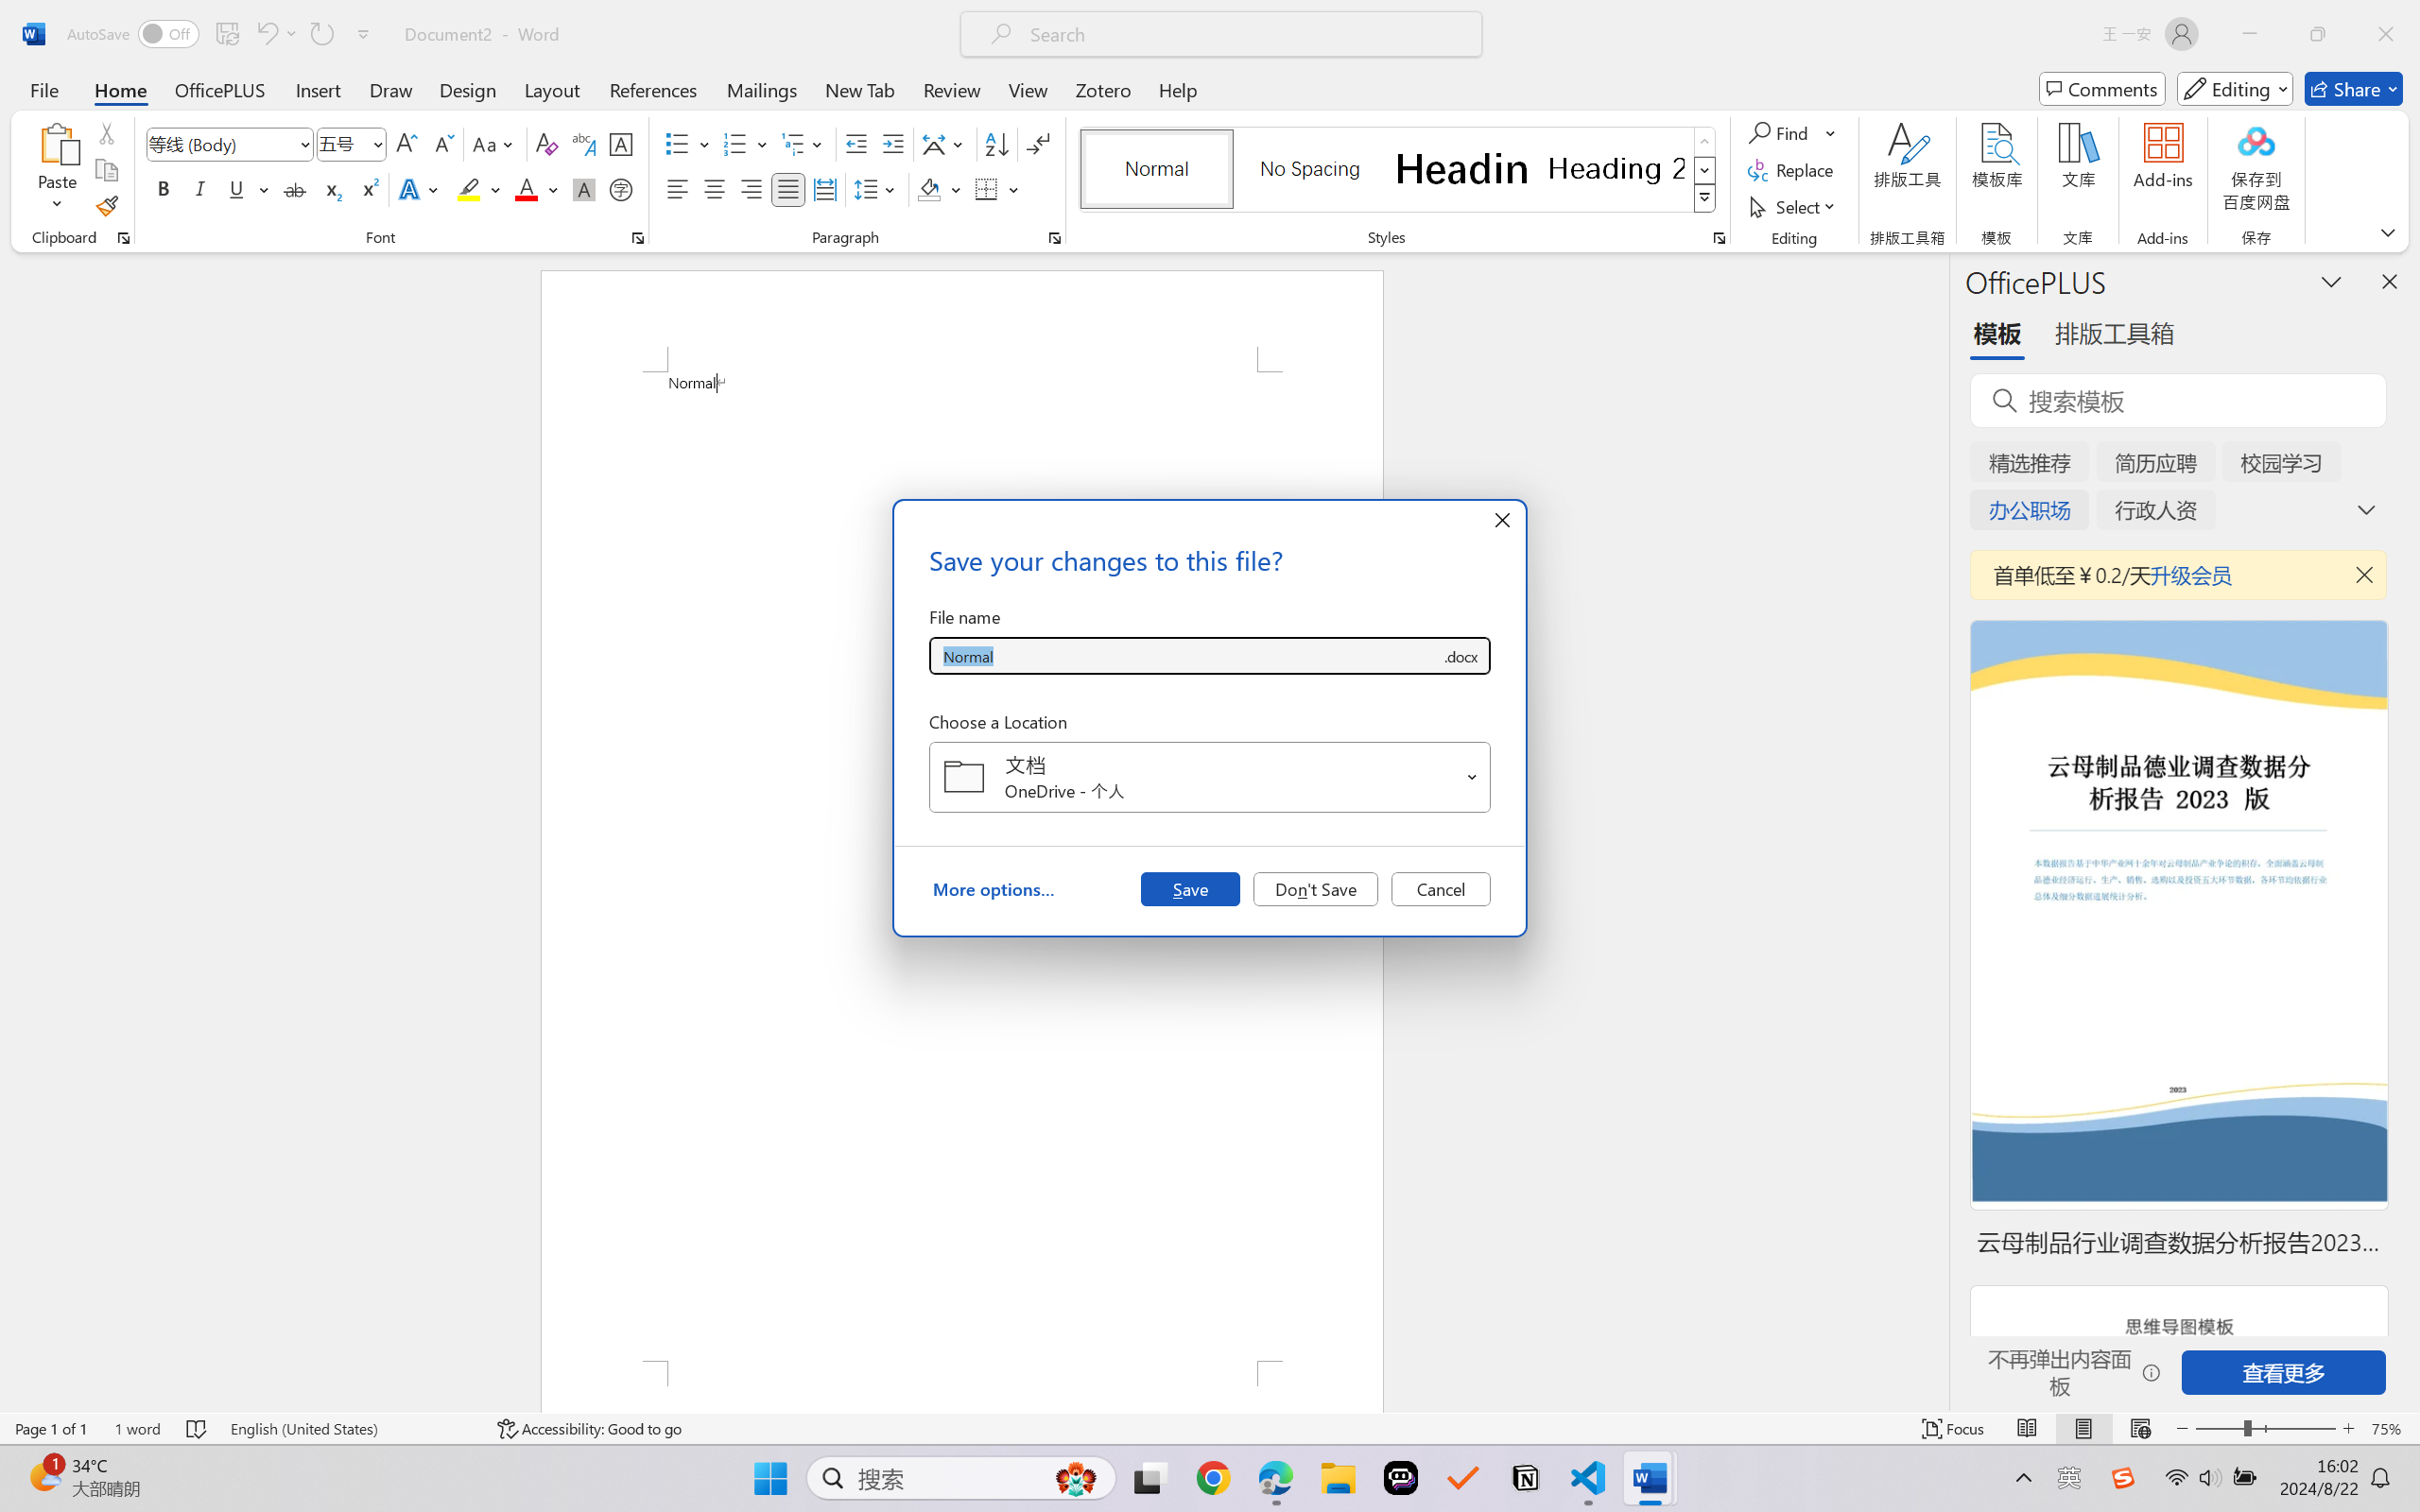  Describe the element at coordinates (1400, 1478) in the screenshot. I see `'Poe'` at that location.